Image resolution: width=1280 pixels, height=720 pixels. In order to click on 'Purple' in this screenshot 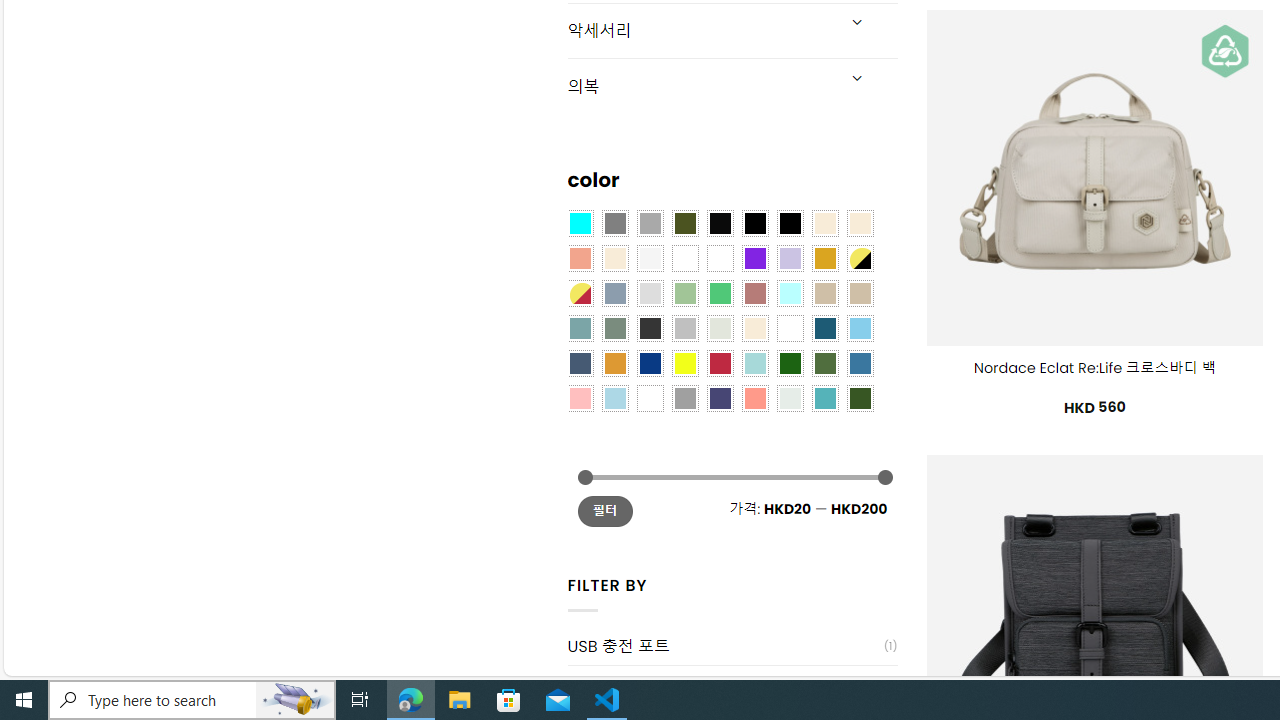, I will do `click(754, 256)`.